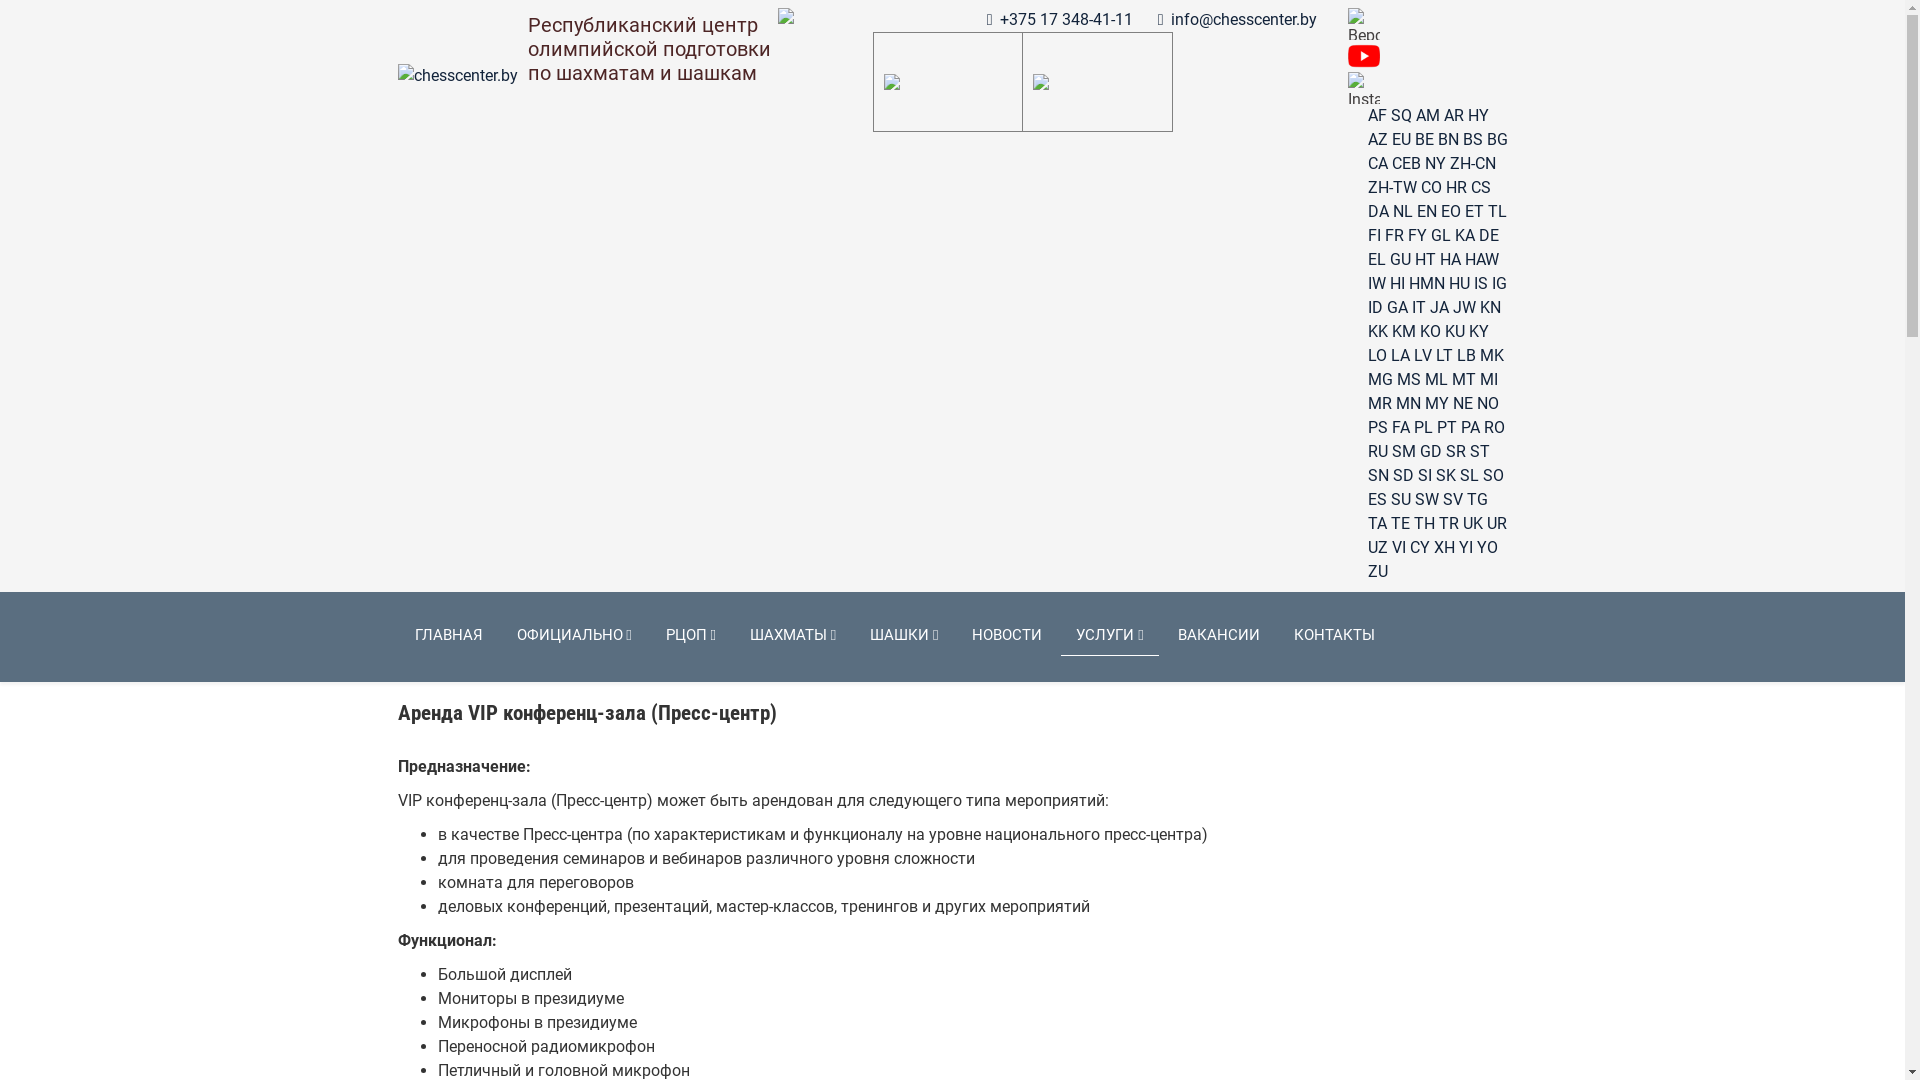 Image resolution: width=1920 pixels, height=1080 pixels. What do you see at coordinates (1481, 258) in the screenshot?
I see `'HAW'` at bounding box center [1481, 258].